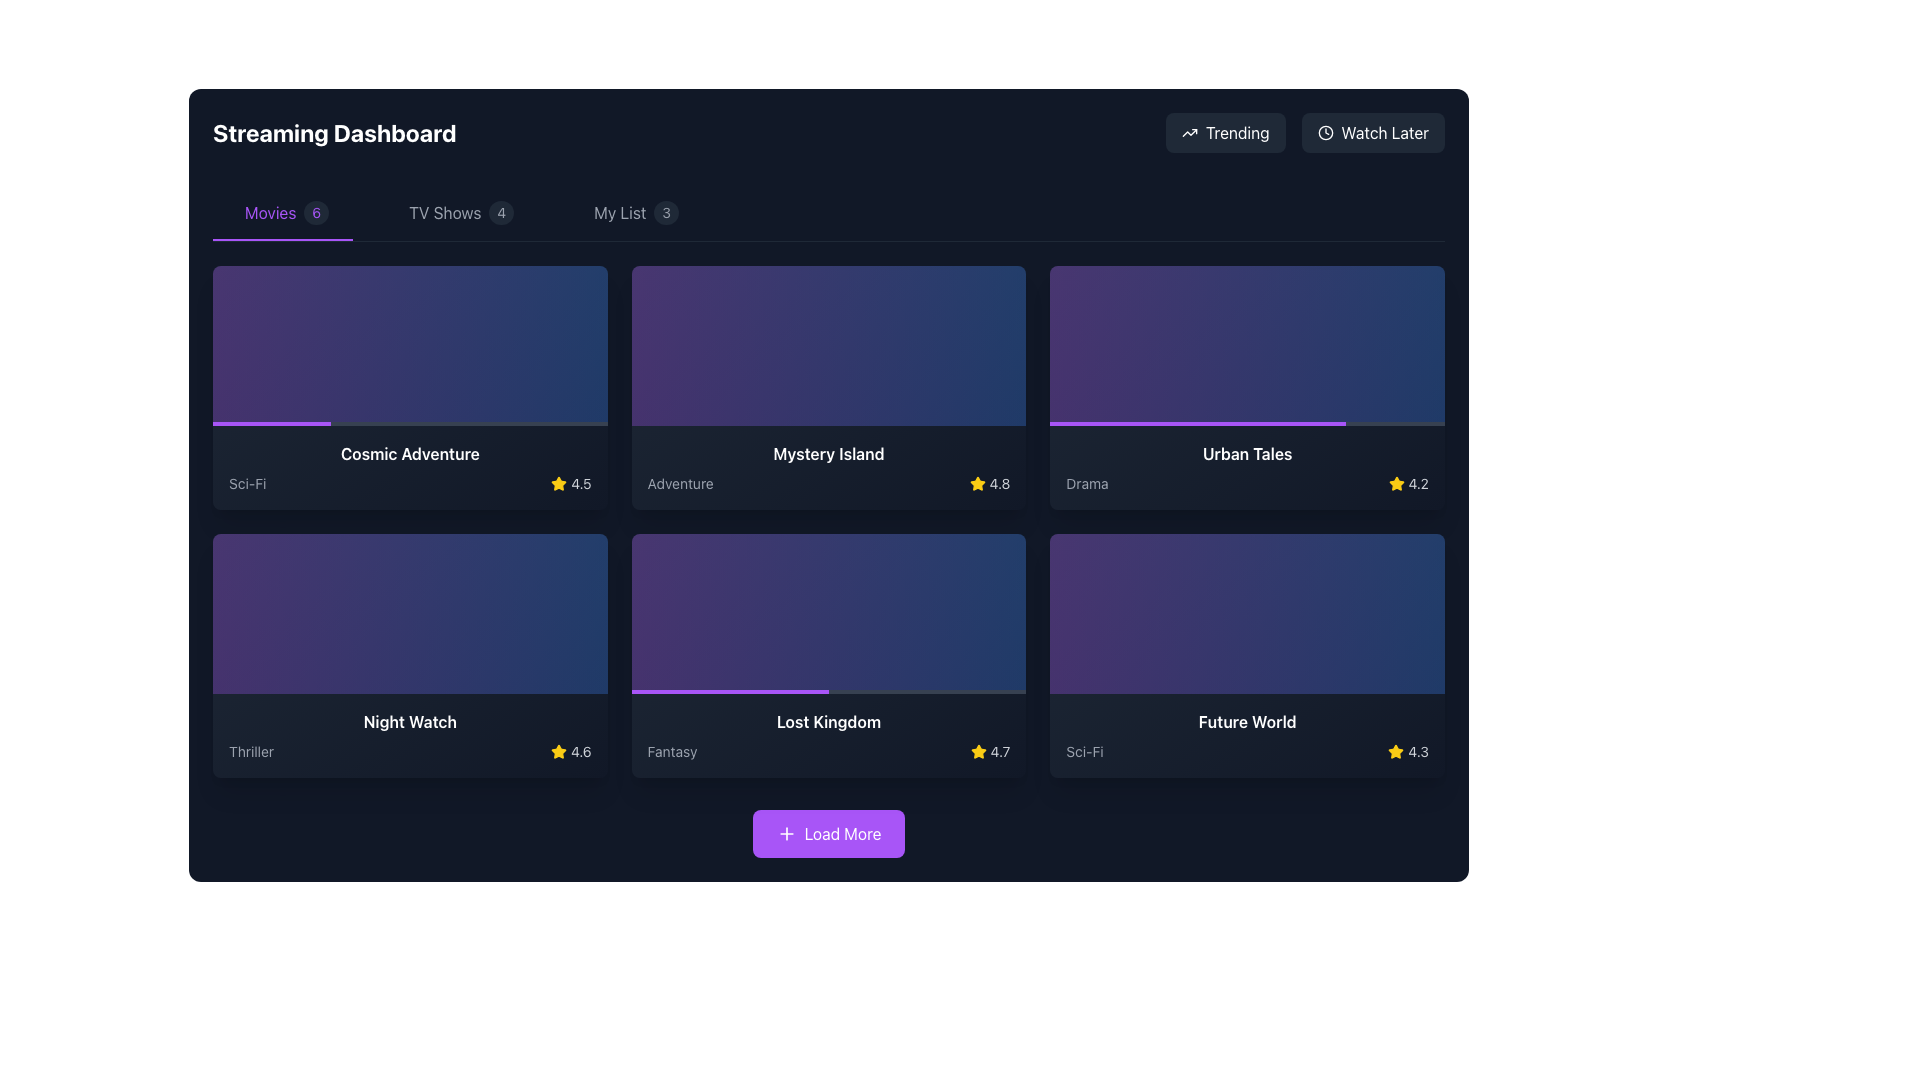 The image size is (1920, 1080). I want to click on the media tile displaying its title, genre, and rating information, located in the second row and second column of the grid layout, so click(829, 655).